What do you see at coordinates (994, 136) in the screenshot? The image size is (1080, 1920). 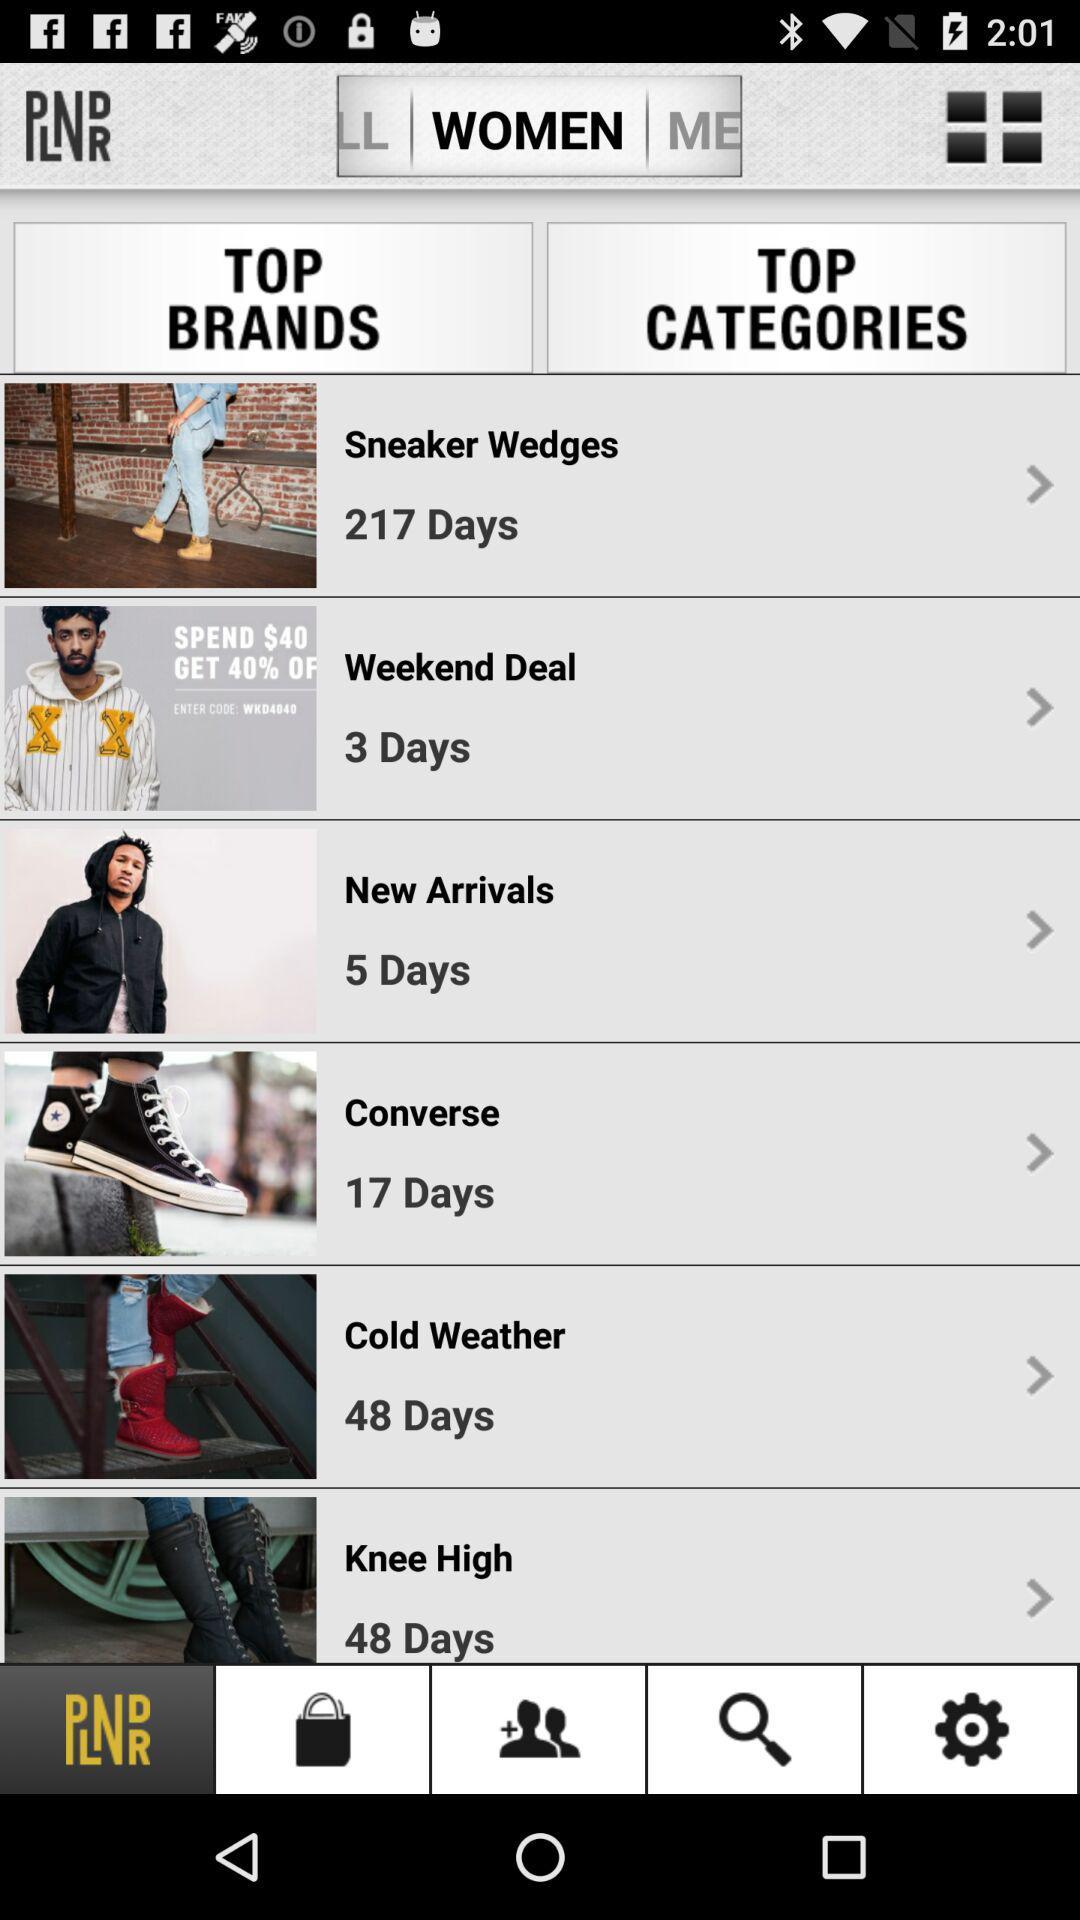 I see `the dashboard icon` at bounding box center [994, 136].